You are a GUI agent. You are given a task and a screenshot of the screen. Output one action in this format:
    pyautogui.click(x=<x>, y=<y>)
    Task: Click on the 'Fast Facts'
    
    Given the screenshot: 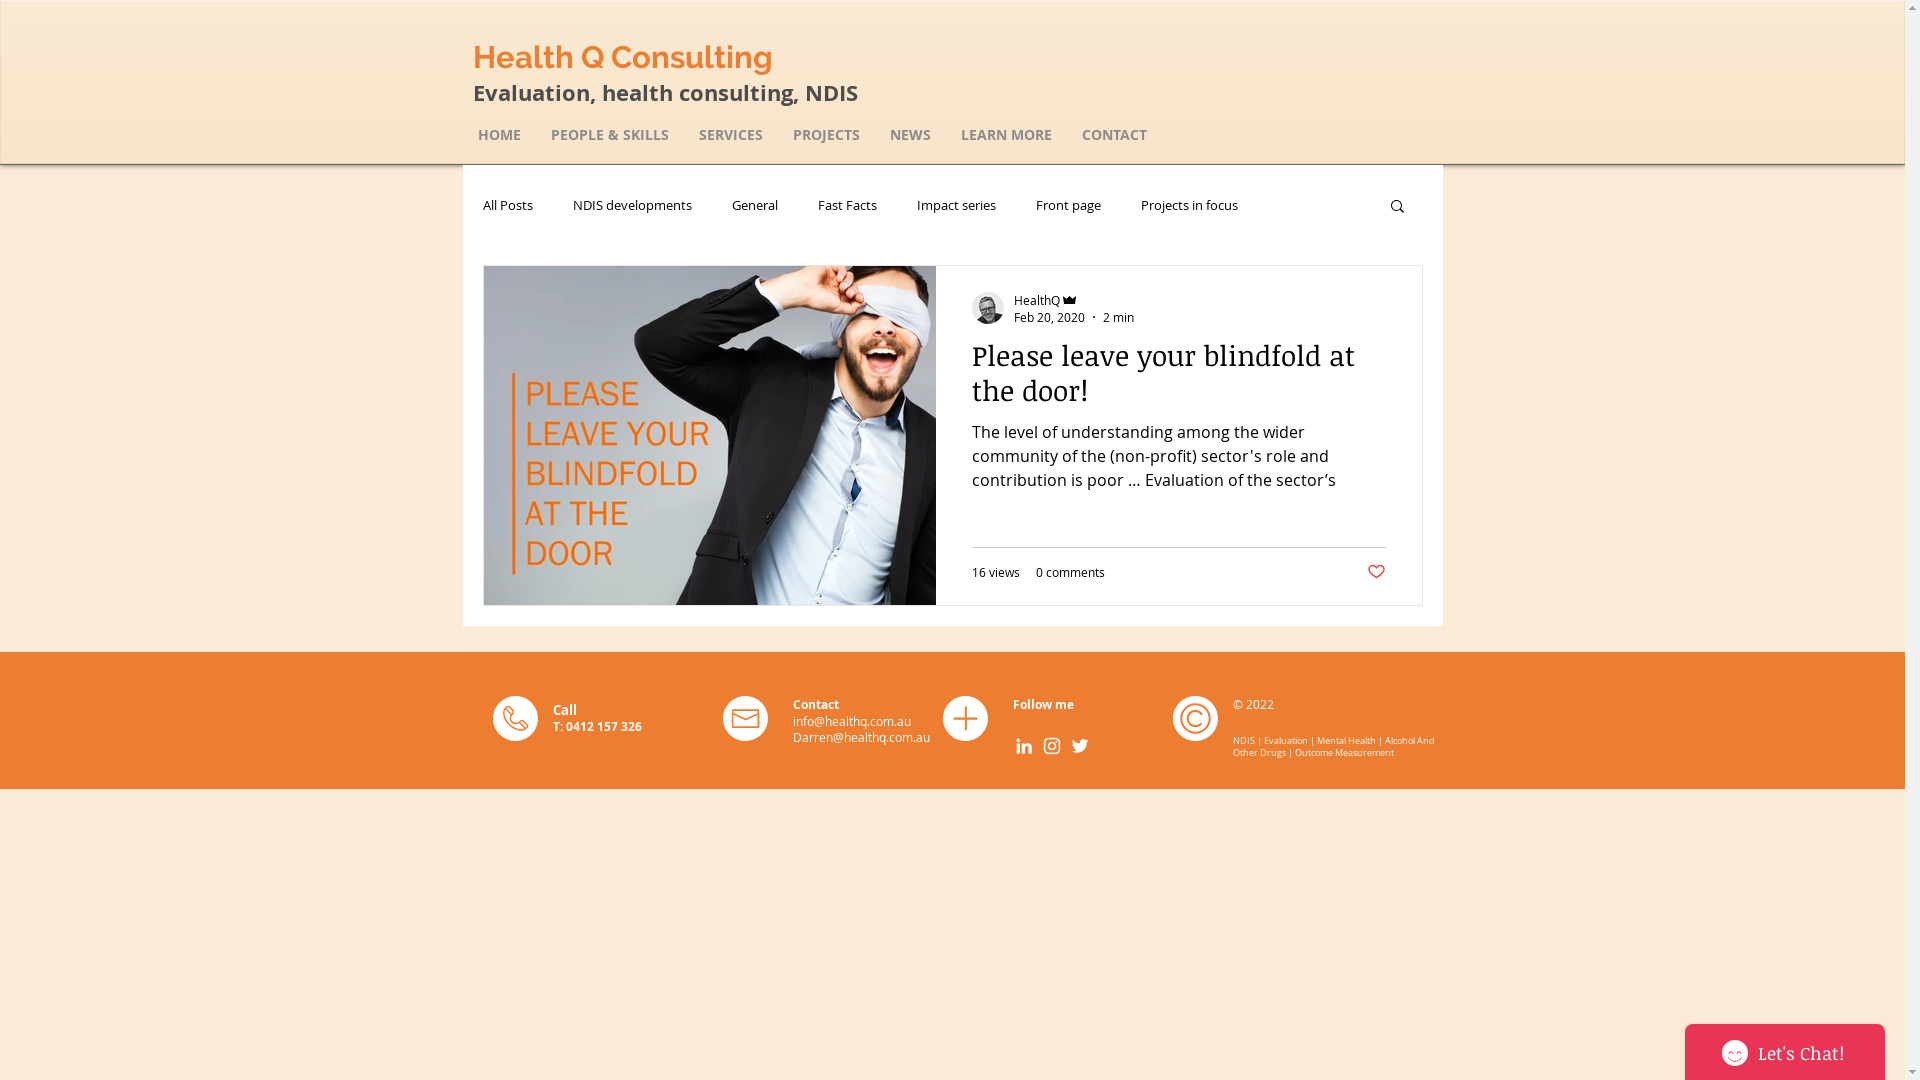 What is the action you would take?
    pyautogui.click(x=847, y=204)
    